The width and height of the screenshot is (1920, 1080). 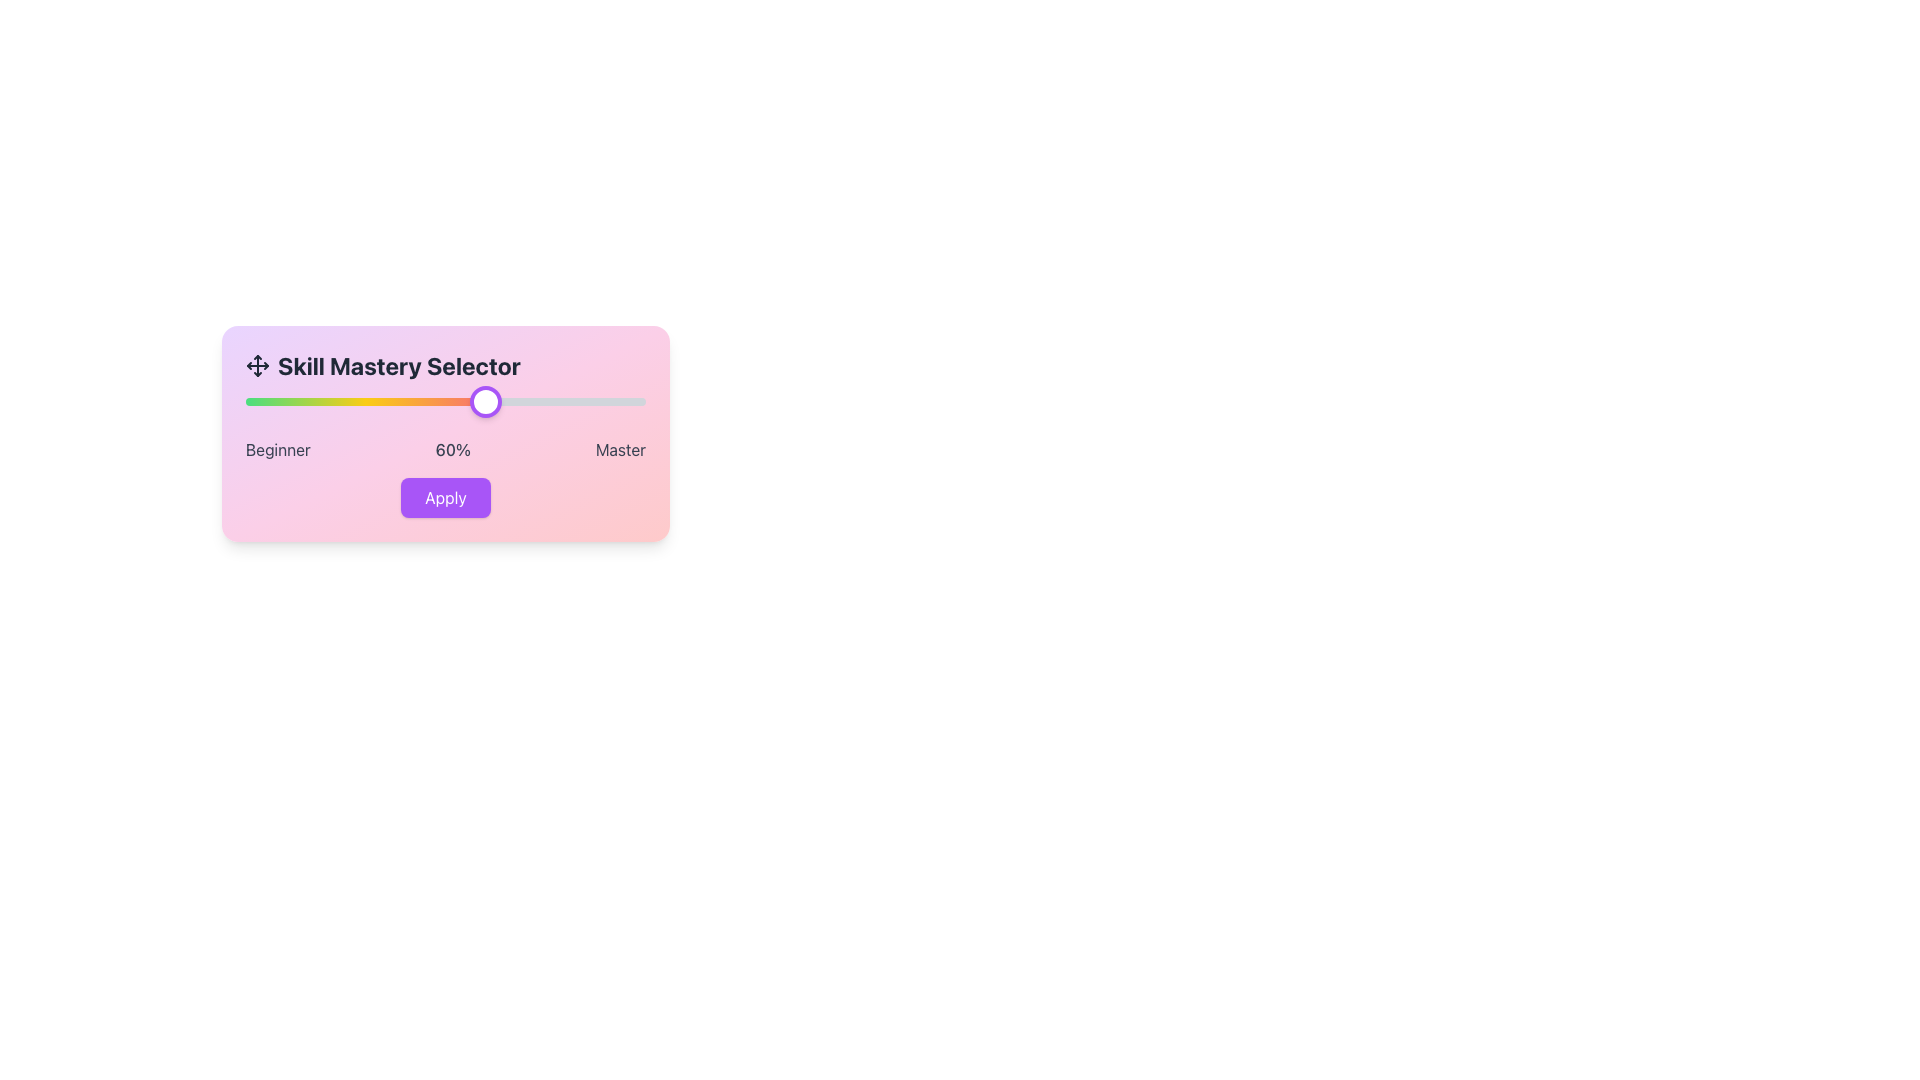 I want to click on the Skill Mastery level, so click(x=341, y=401).